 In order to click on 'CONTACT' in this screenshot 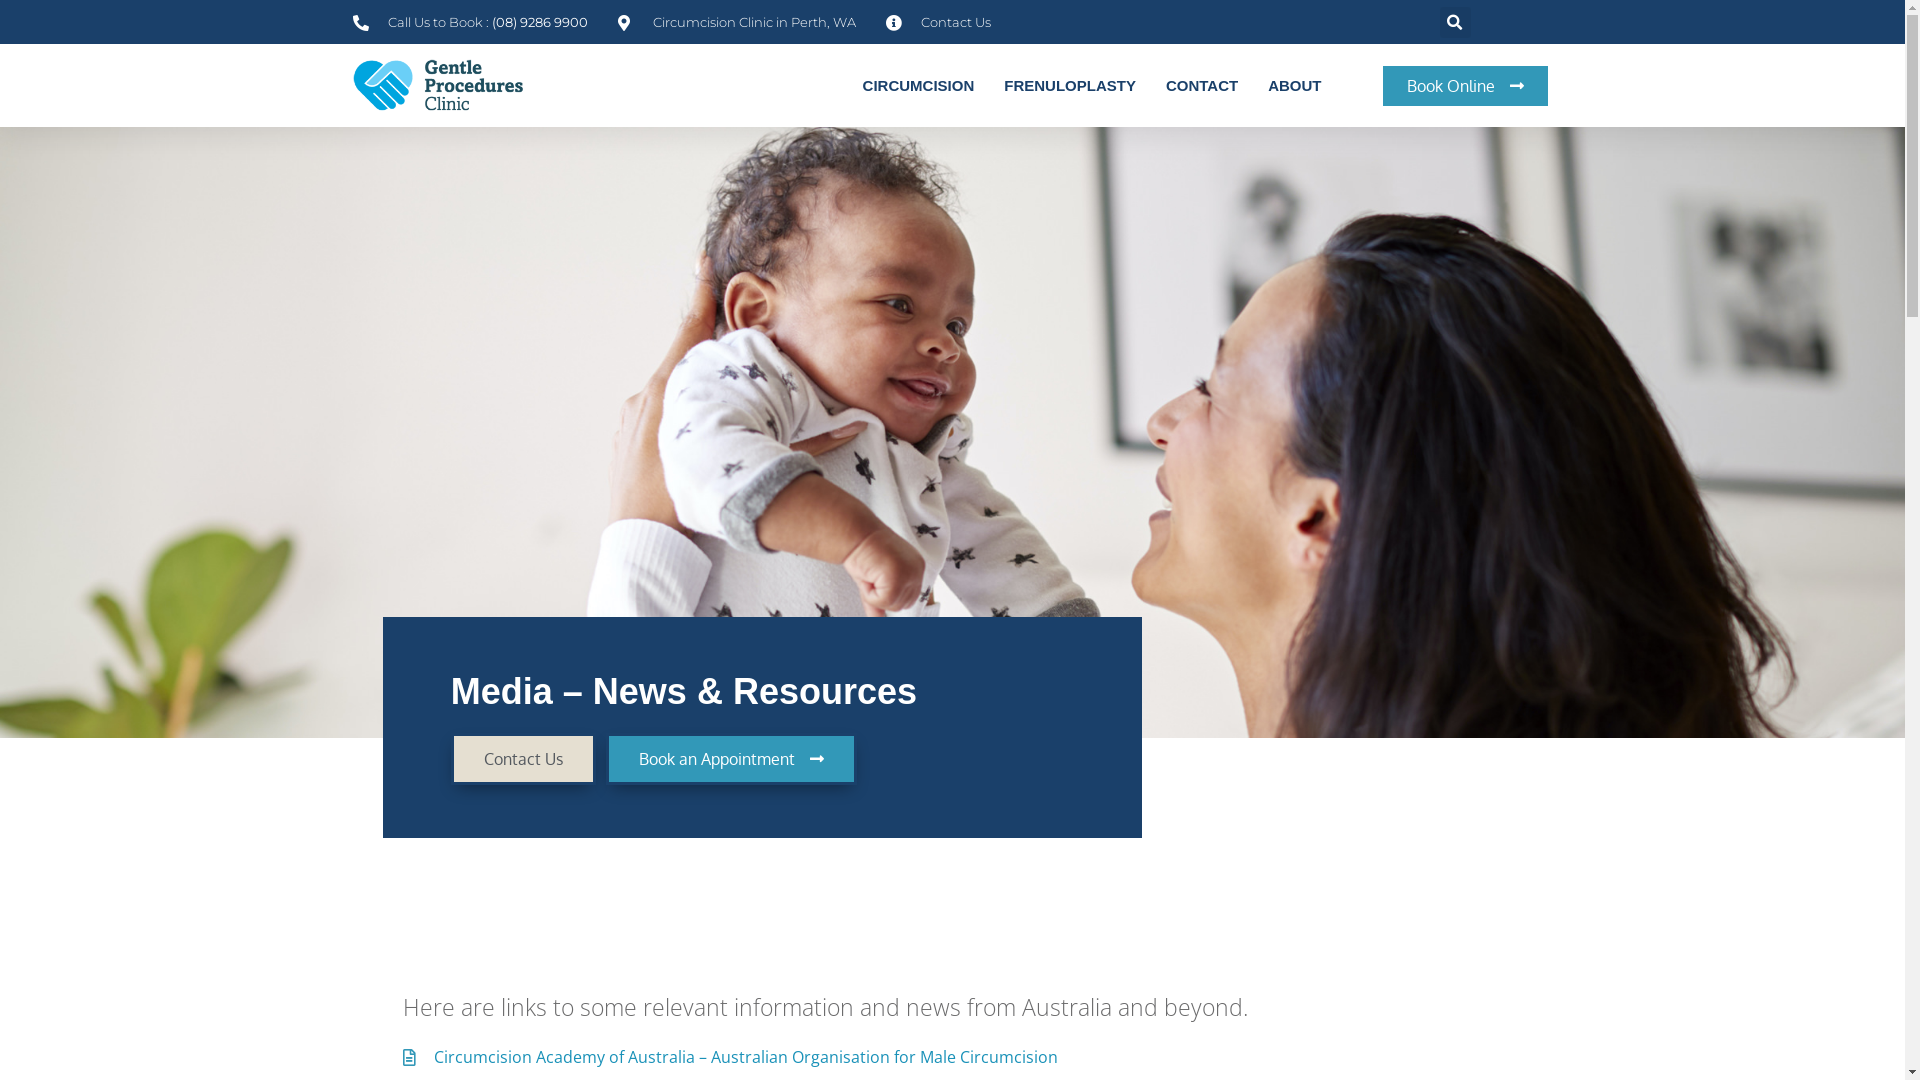, I will do `click(1200, 84)`.